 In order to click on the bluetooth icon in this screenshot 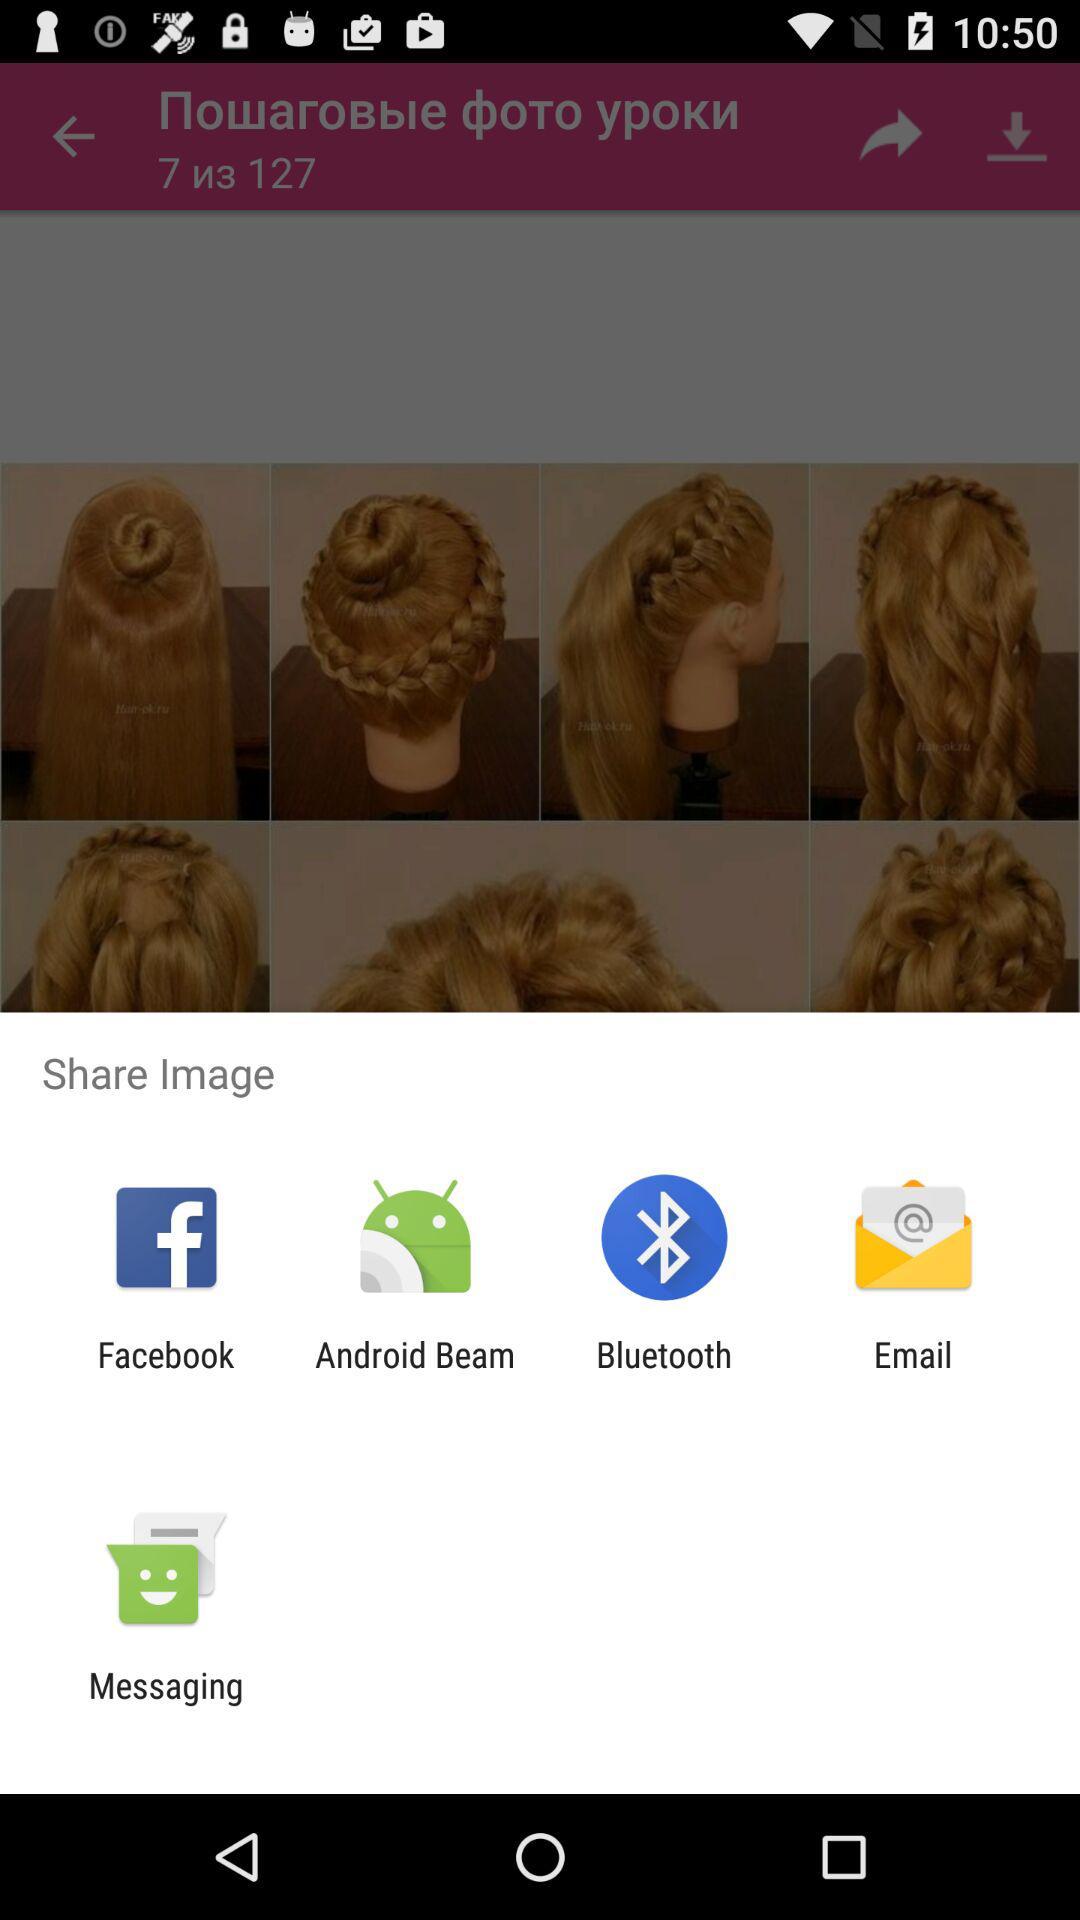, I will do `click(664, 1374)`.